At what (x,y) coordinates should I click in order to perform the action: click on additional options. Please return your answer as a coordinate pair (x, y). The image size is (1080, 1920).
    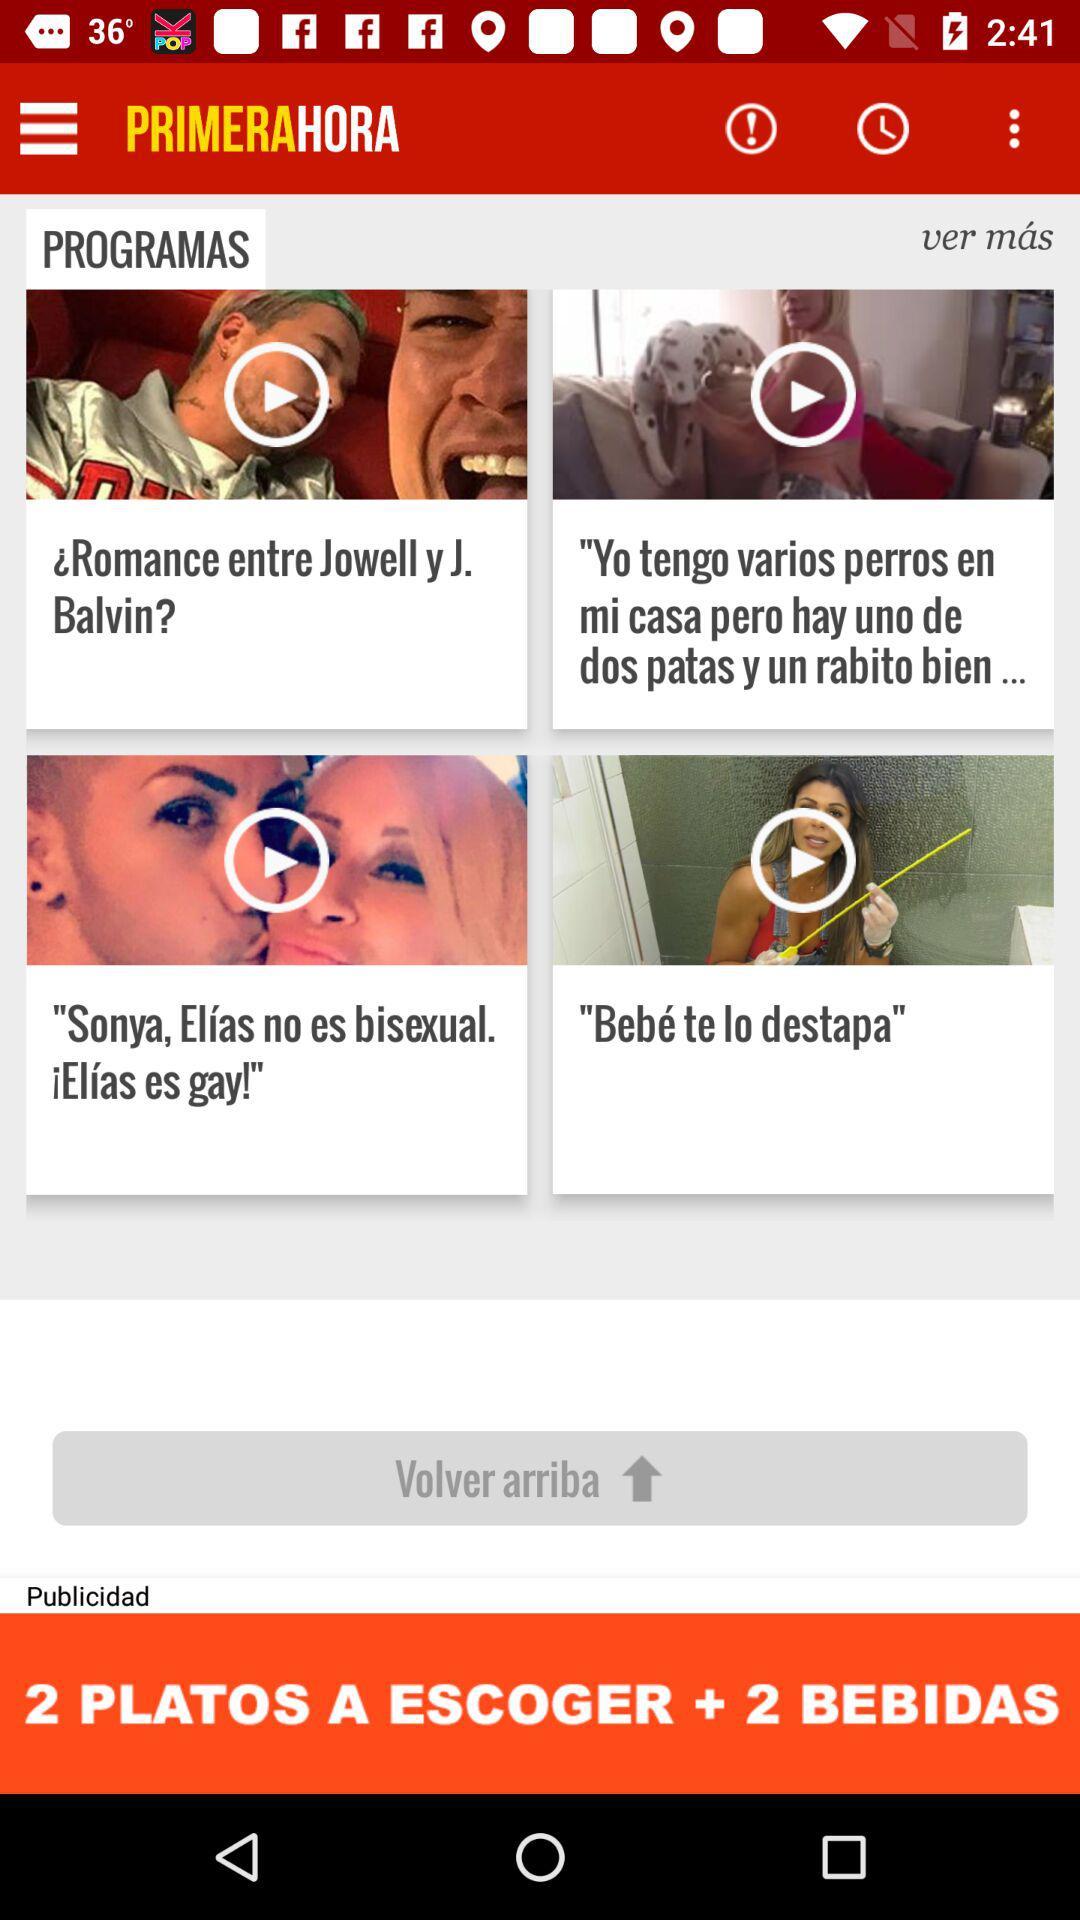
    Looking at the image, I should click on (1014, 127).